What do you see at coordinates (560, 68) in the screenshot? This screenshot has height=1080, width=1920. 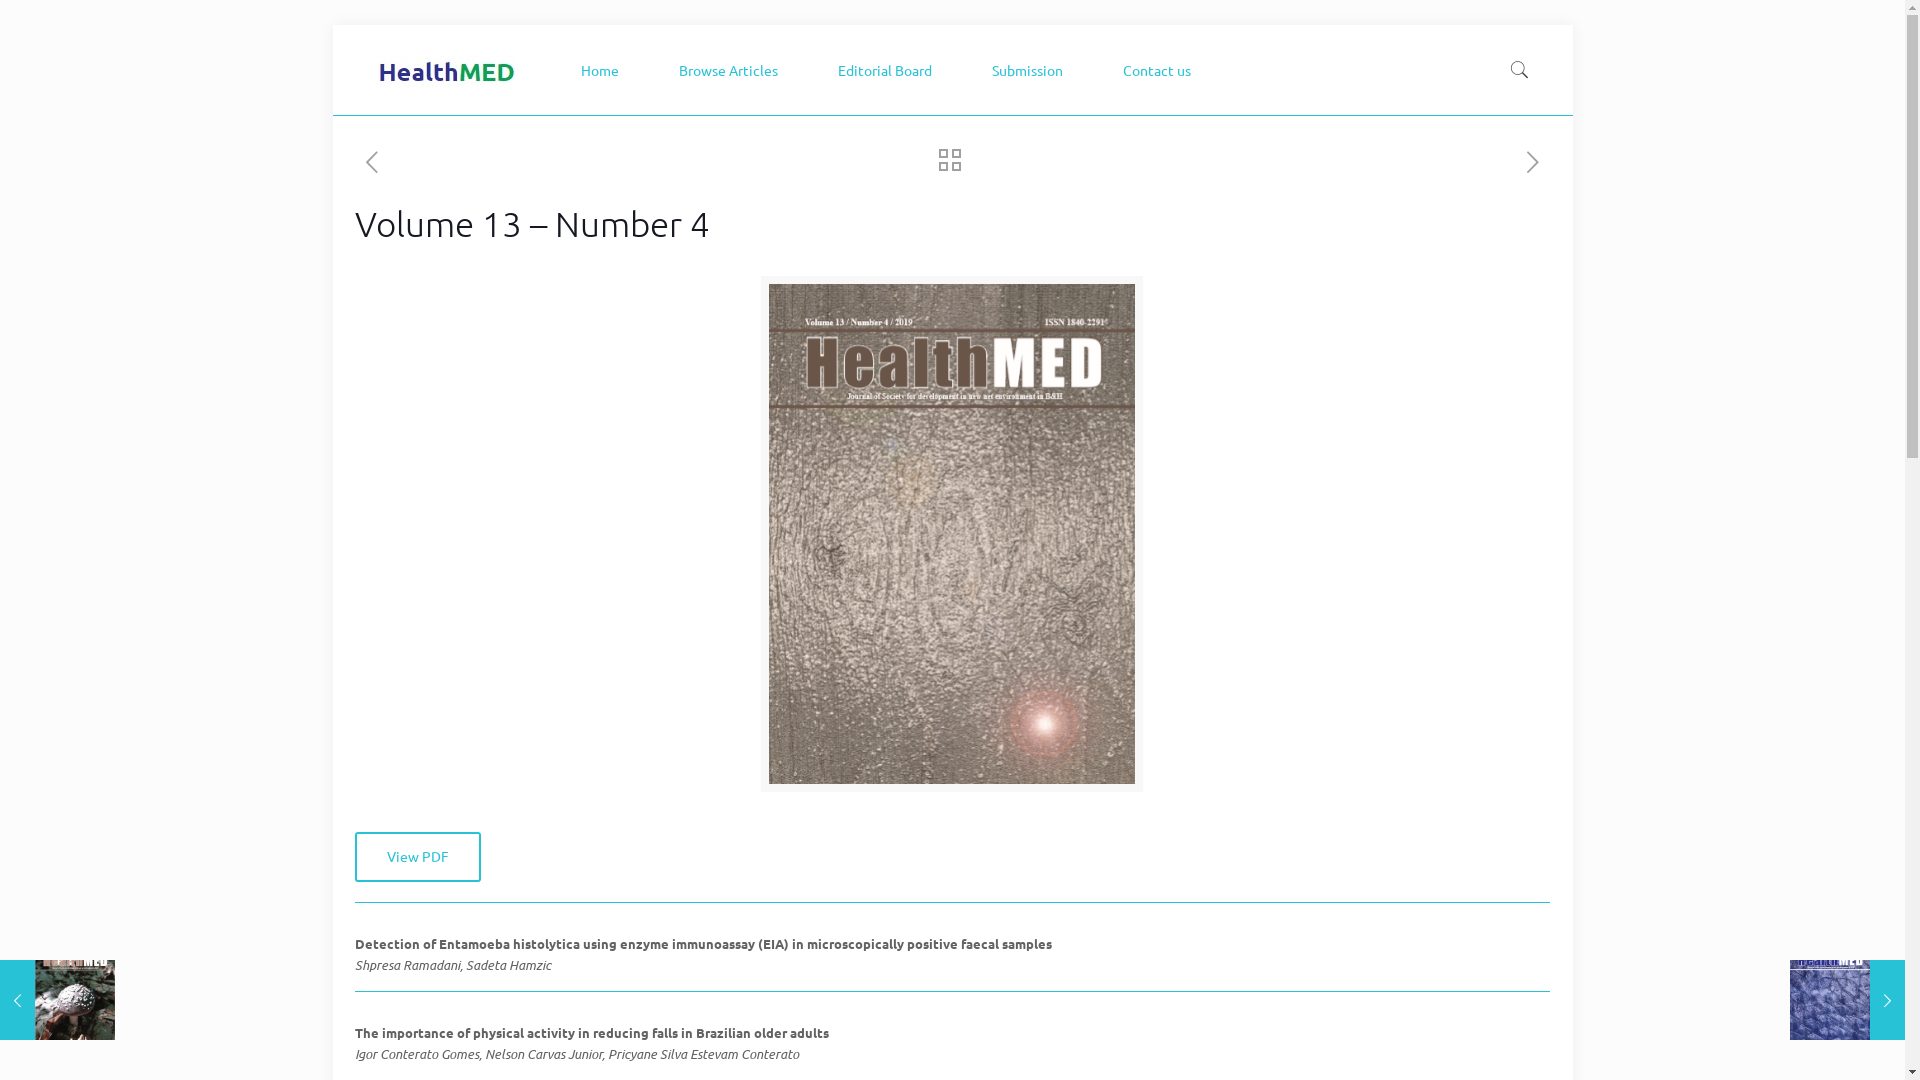 I see `'Home'` at bounding box center [560, 68].